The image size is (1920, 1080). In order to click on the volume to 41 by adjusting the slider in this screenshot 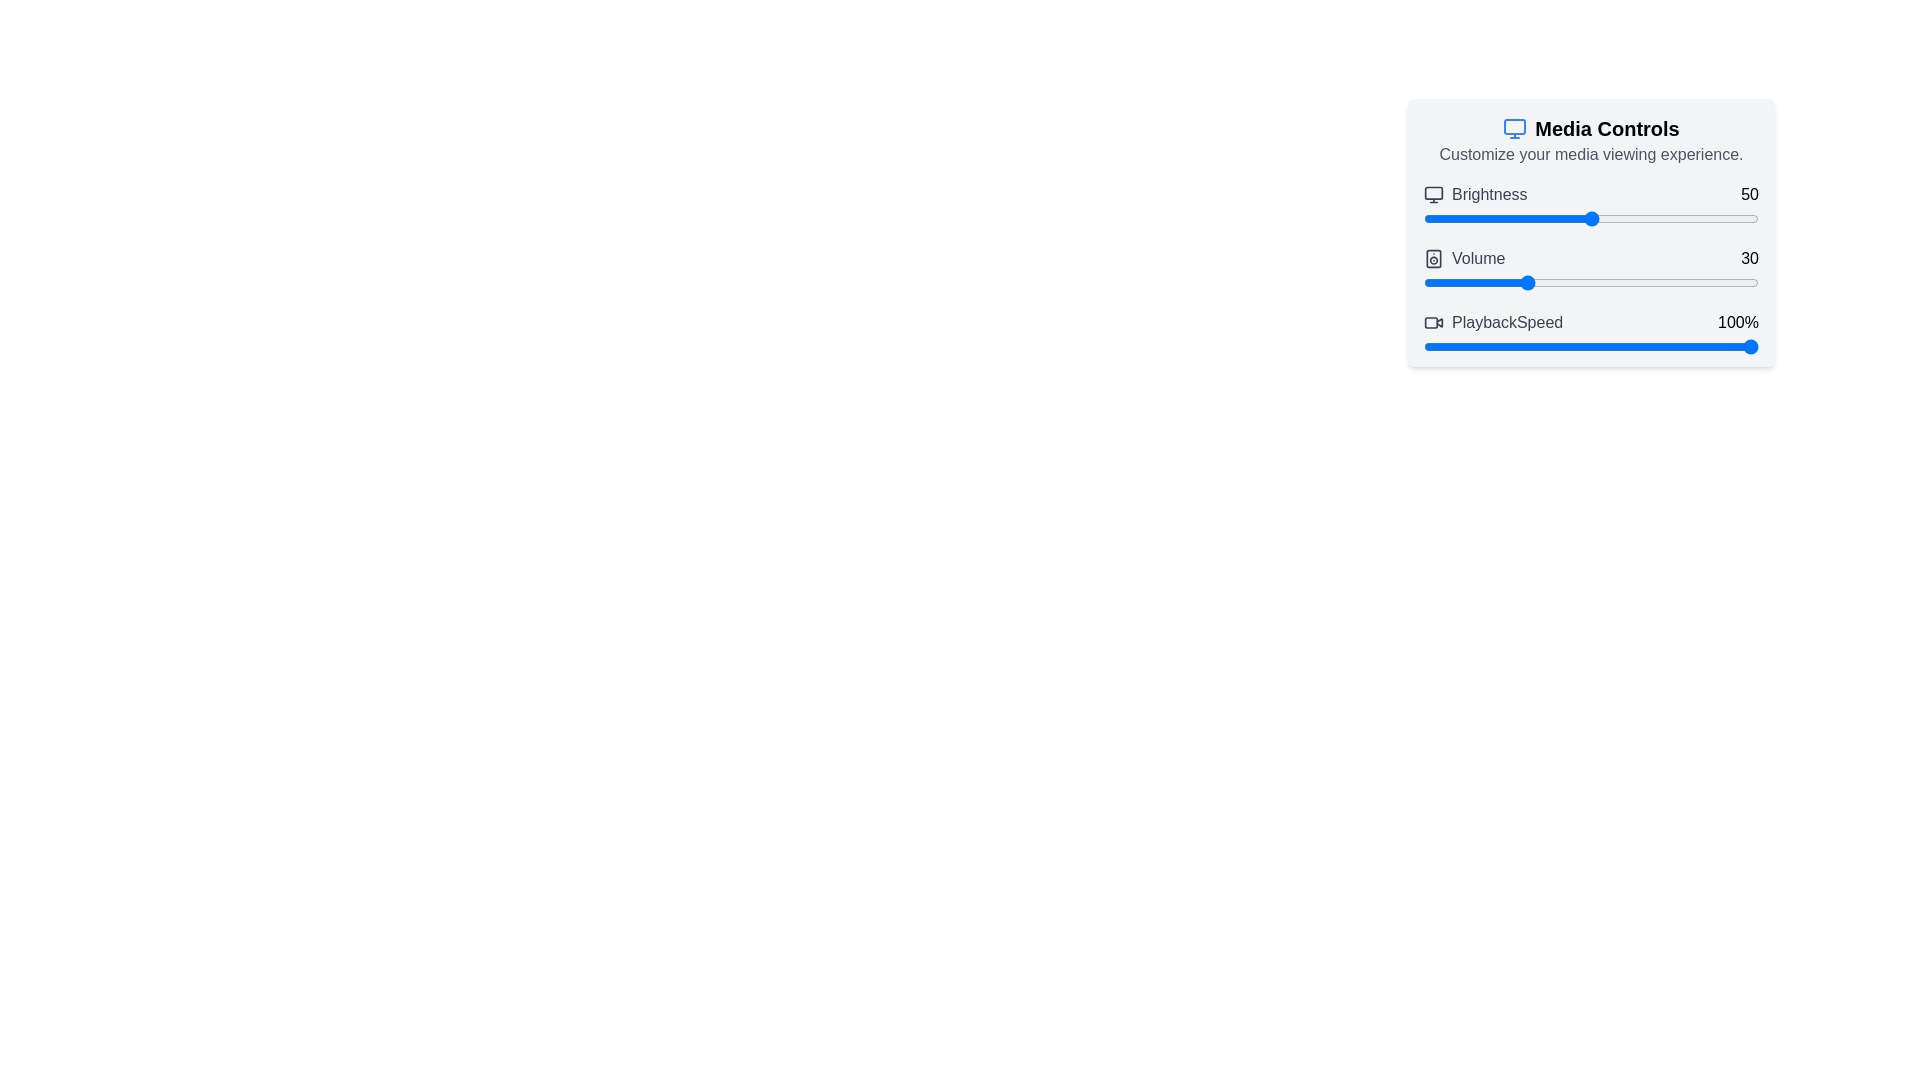, I will do `click(1560, 282)`.